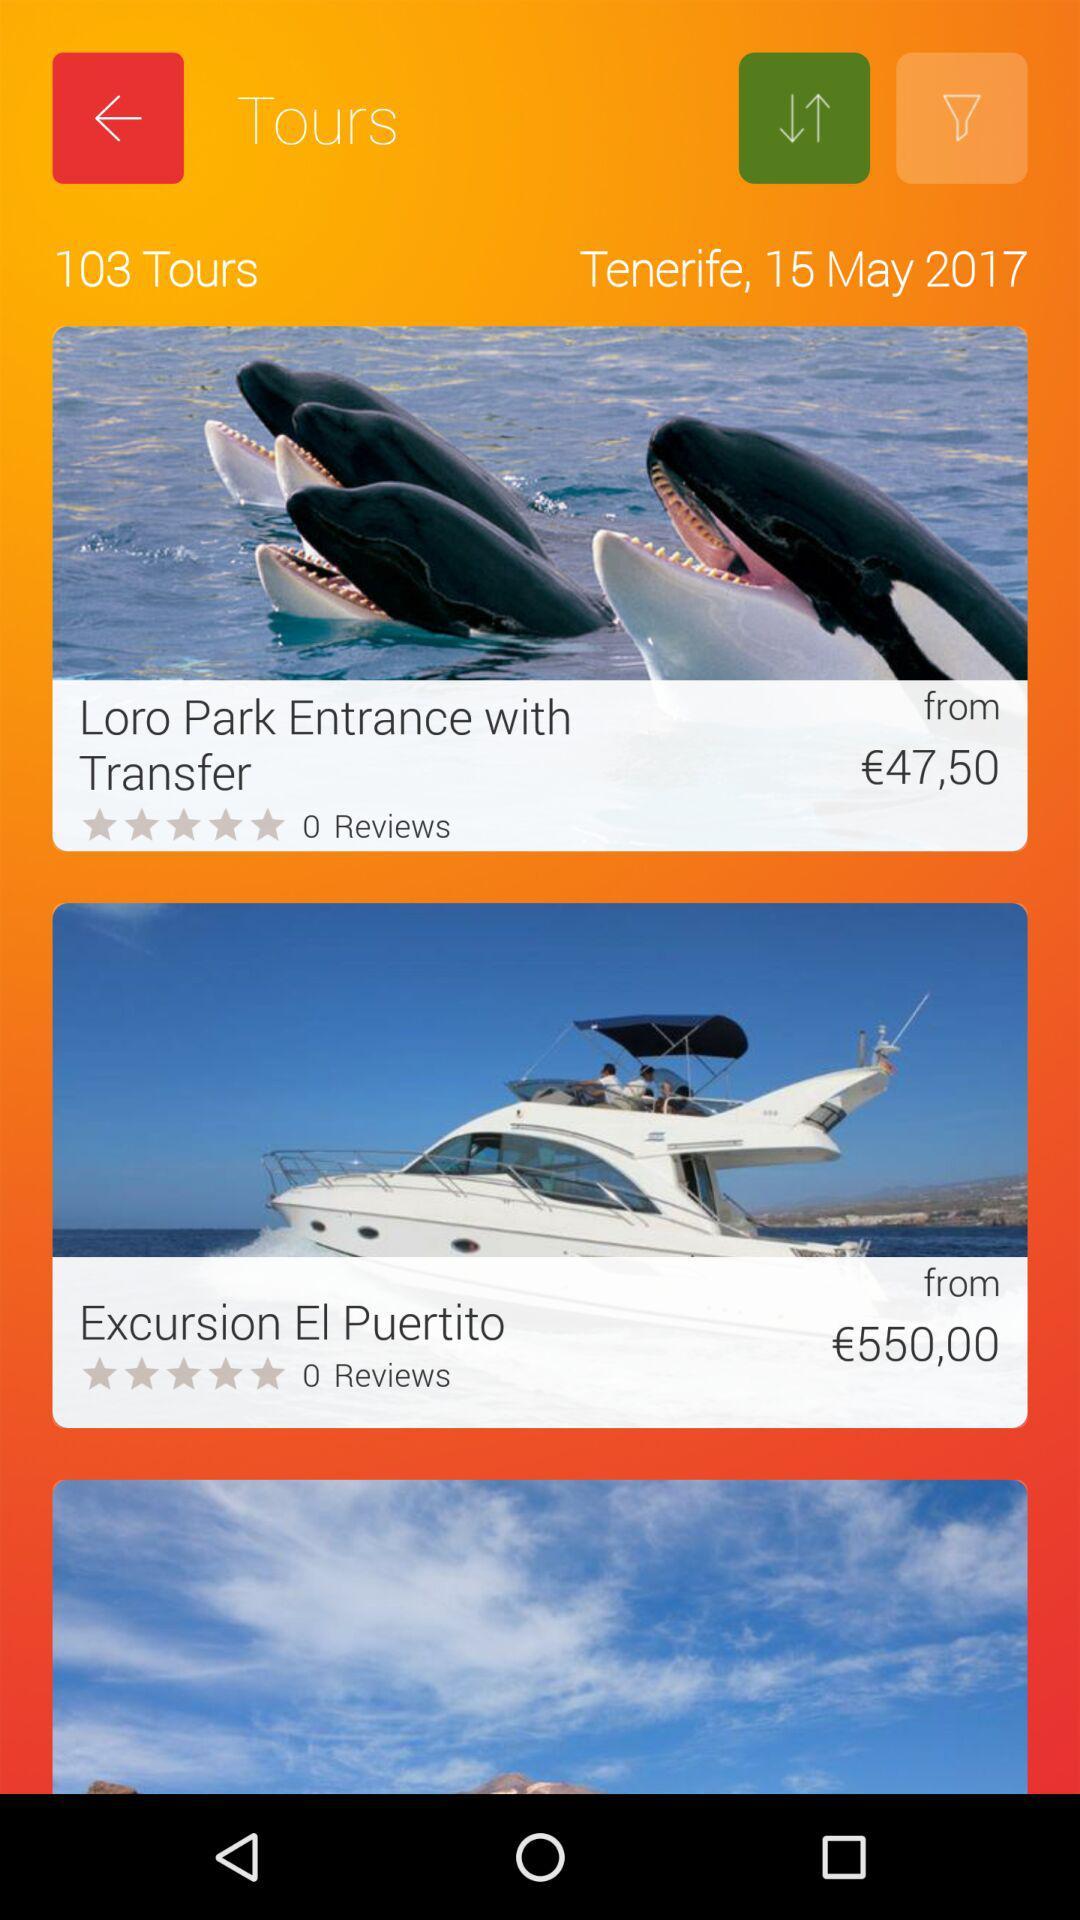 The height and width of the screenshot is (1920, 1080). Describe the element at coordinates (373, 743) in the screenshot. I see `loro park entrance icon` at that location.